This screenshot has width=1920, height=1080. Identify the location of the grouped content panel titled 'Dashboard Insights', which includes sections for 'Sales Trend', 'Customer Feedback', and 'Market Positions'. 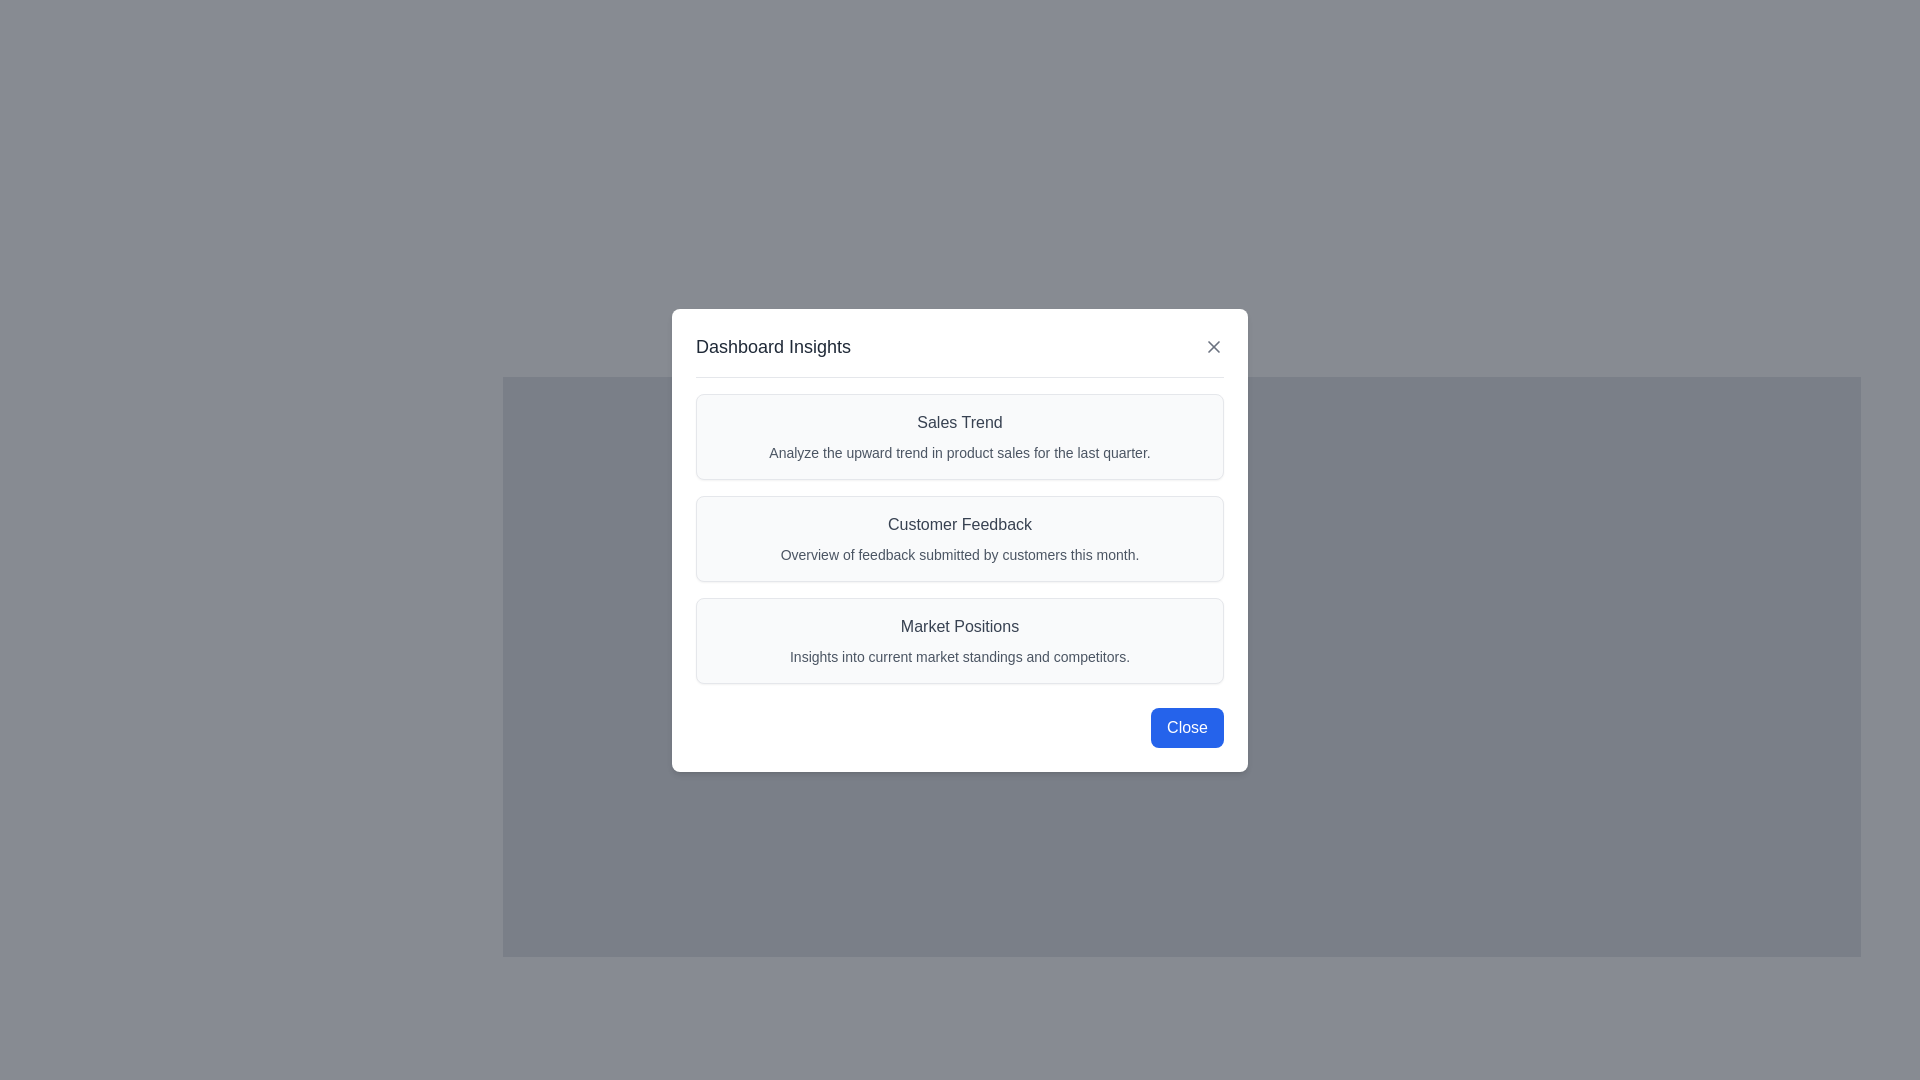
(960, 537).